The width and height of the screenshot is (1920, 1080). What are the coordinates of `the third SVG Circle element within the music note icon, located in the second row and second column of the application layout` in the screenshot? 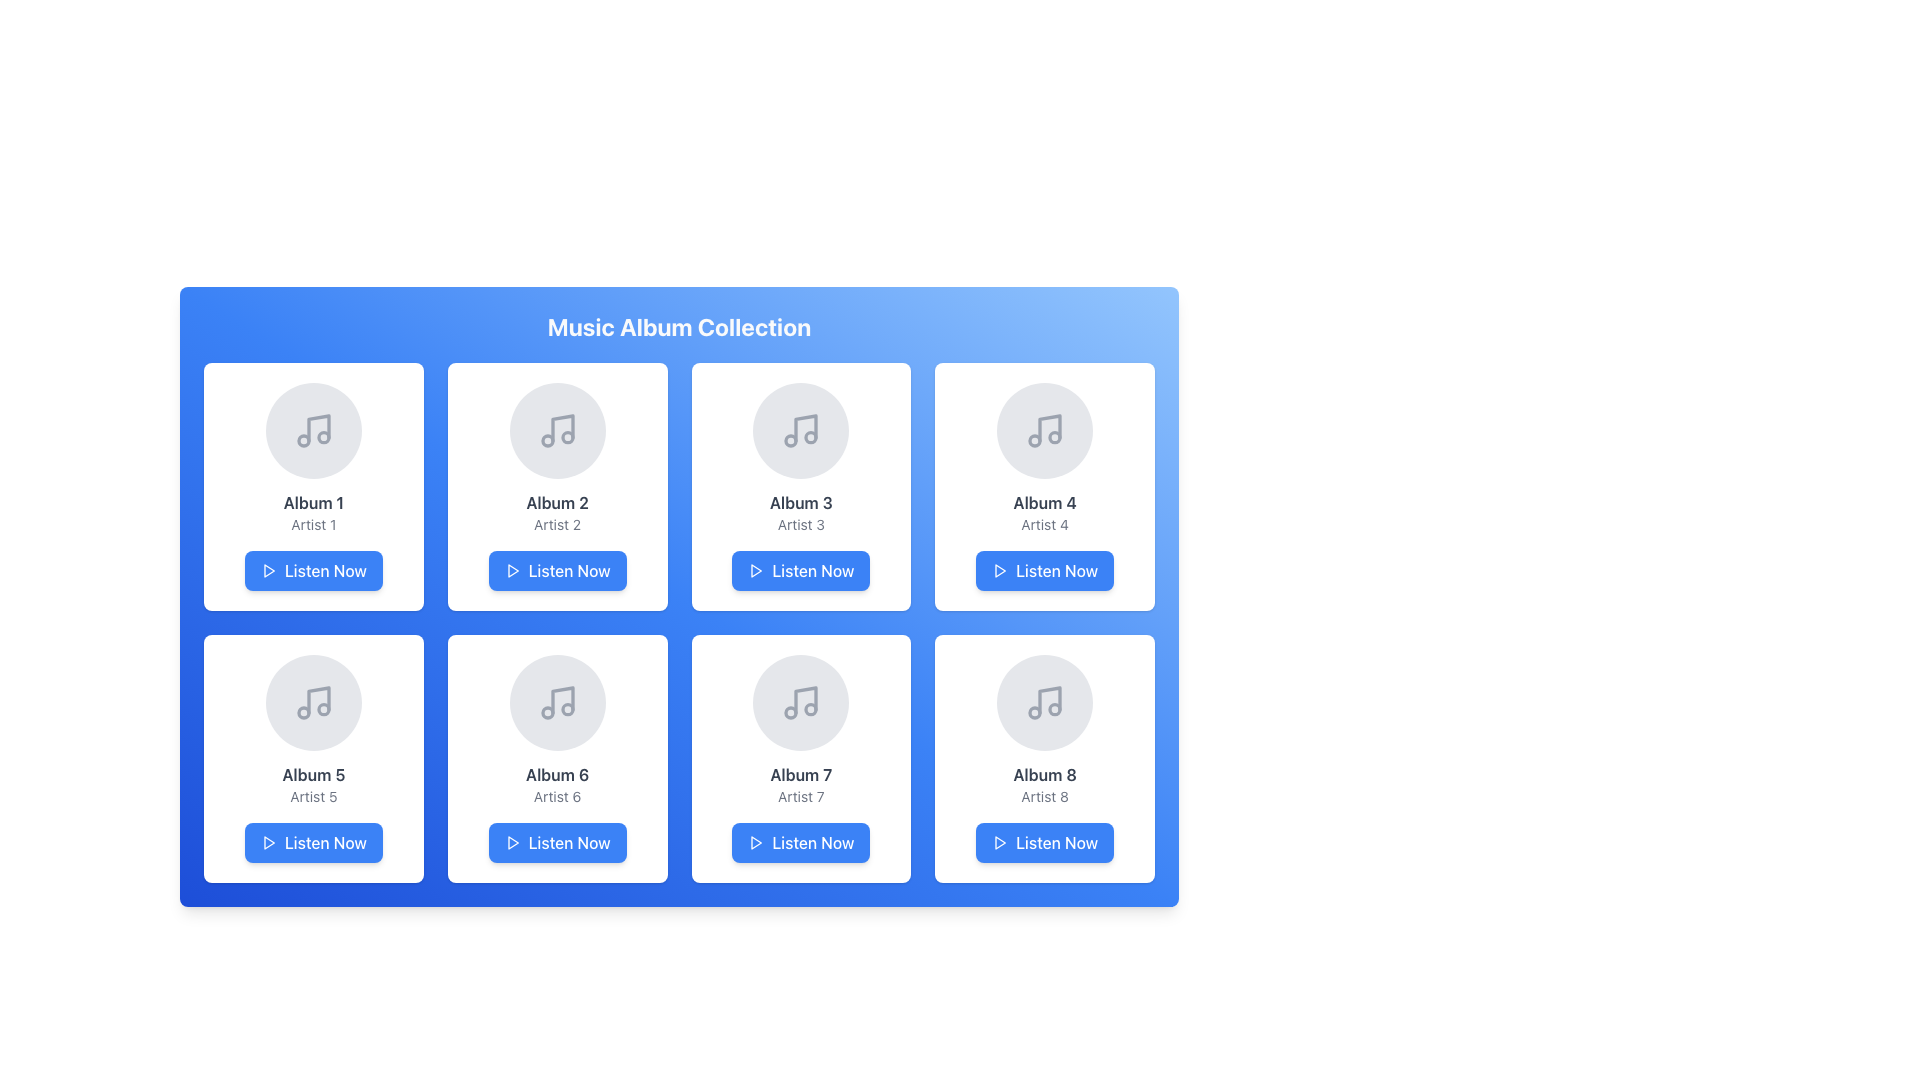 It's located at (566, 708).